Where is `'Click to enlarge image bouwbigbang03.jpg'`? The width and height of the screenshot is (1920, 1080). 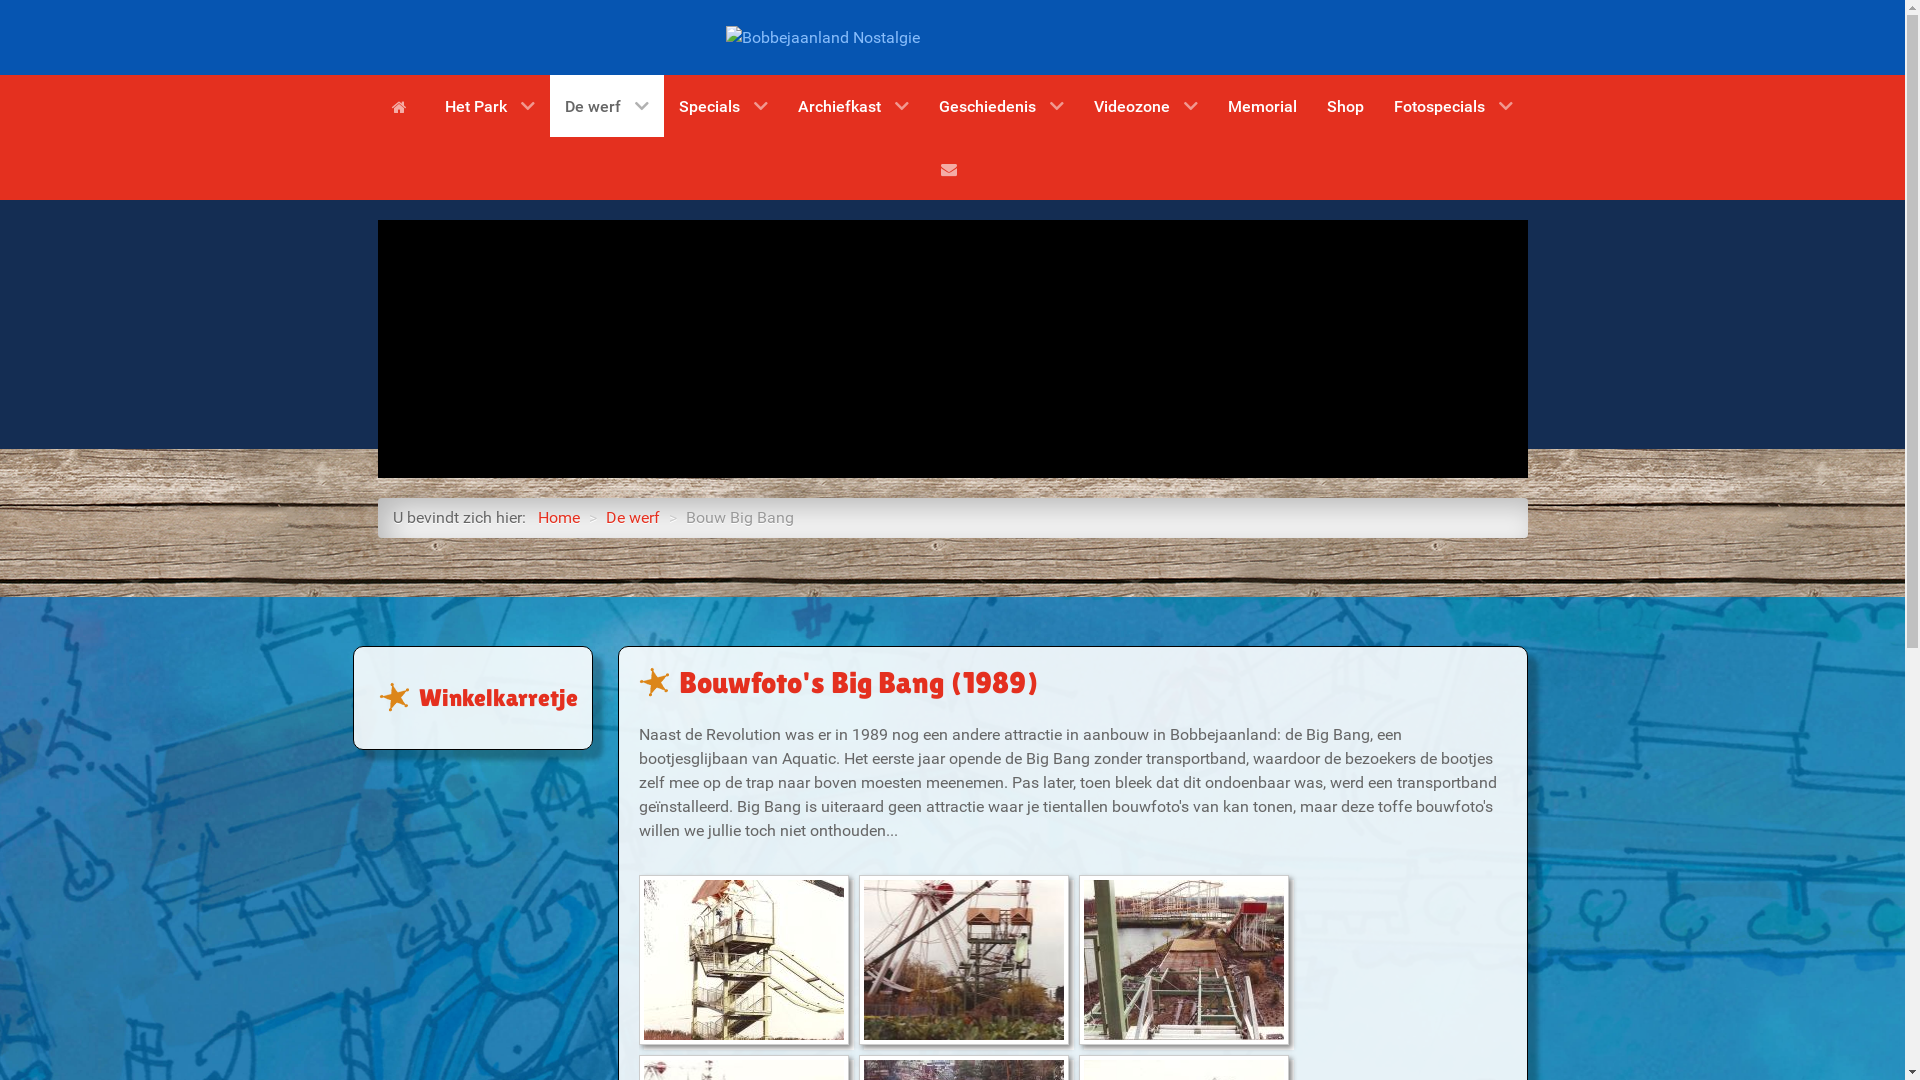 'Click to enlarge image bouwbigbang03.jpg' is located at coordinates (1184, 959).